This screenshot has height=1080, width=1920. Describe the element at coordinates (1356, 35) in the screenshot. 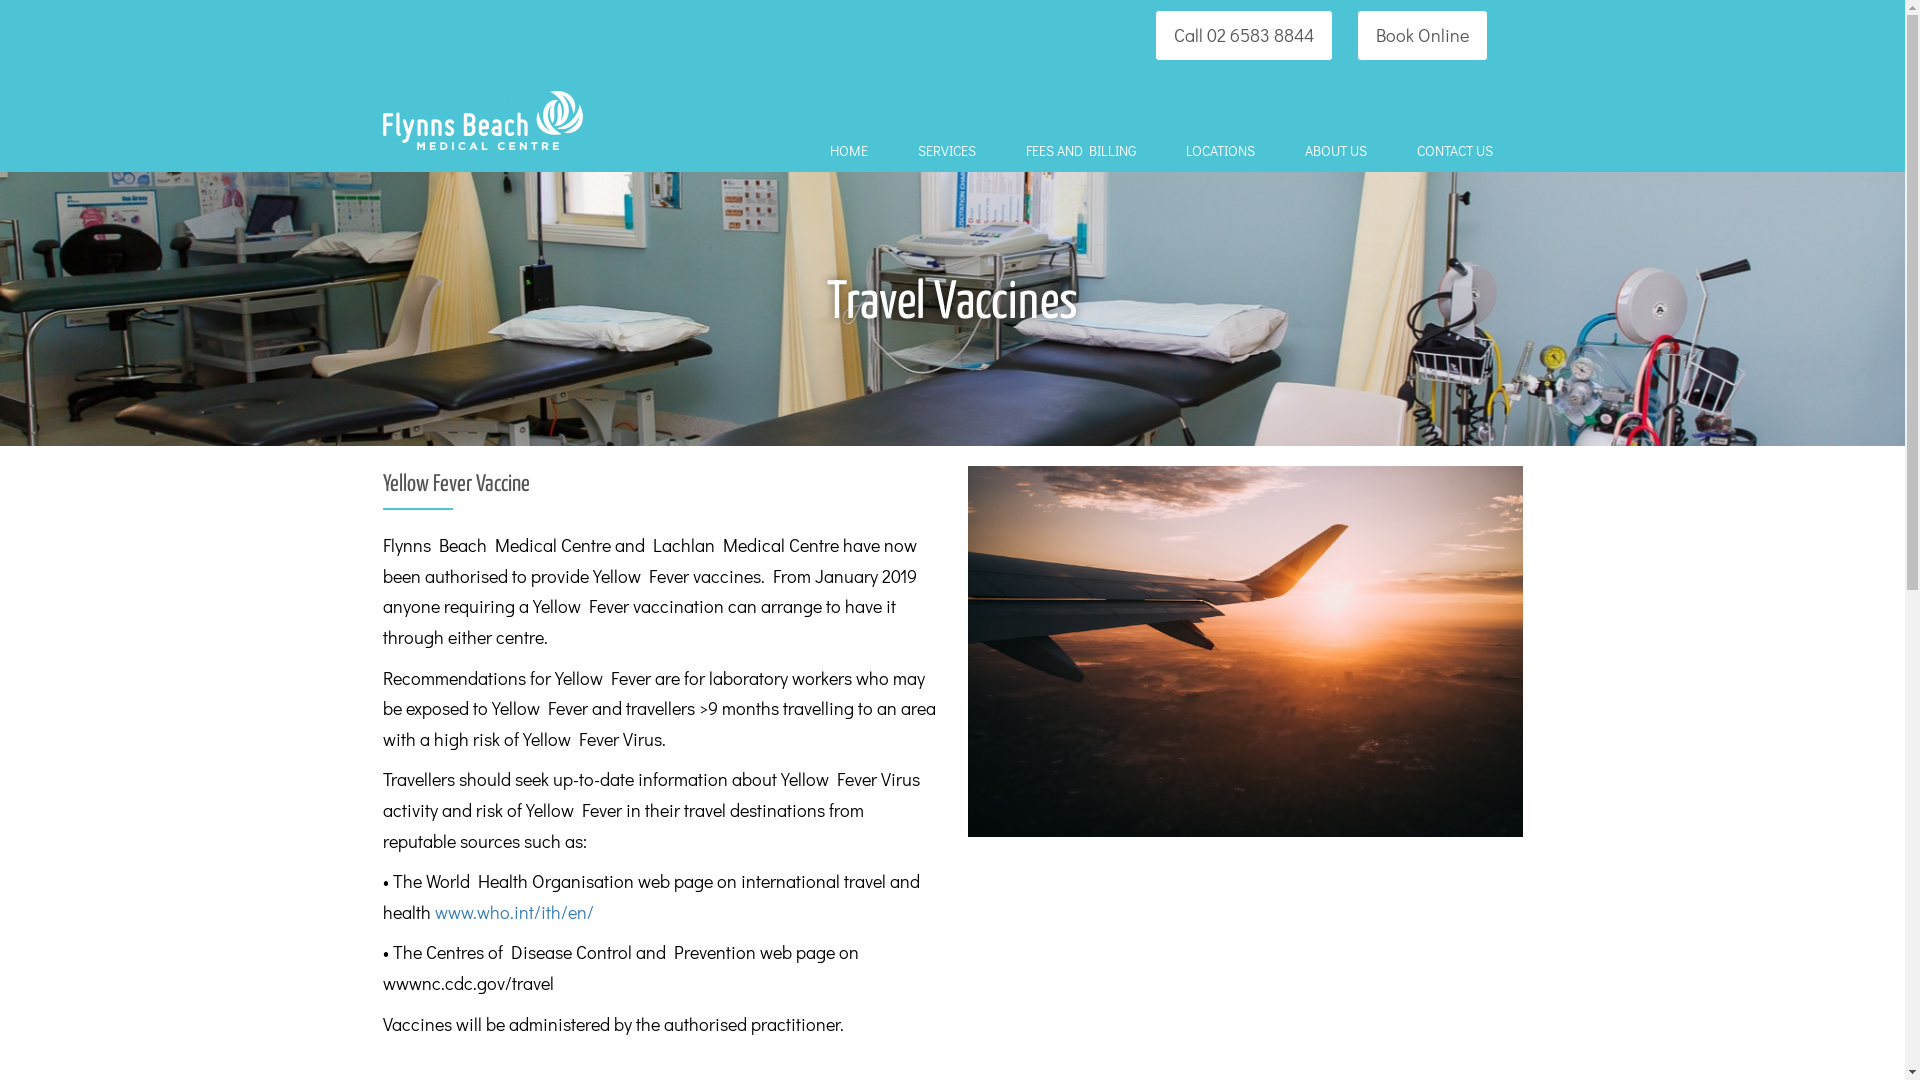

I see `'Book Online'` at that location.